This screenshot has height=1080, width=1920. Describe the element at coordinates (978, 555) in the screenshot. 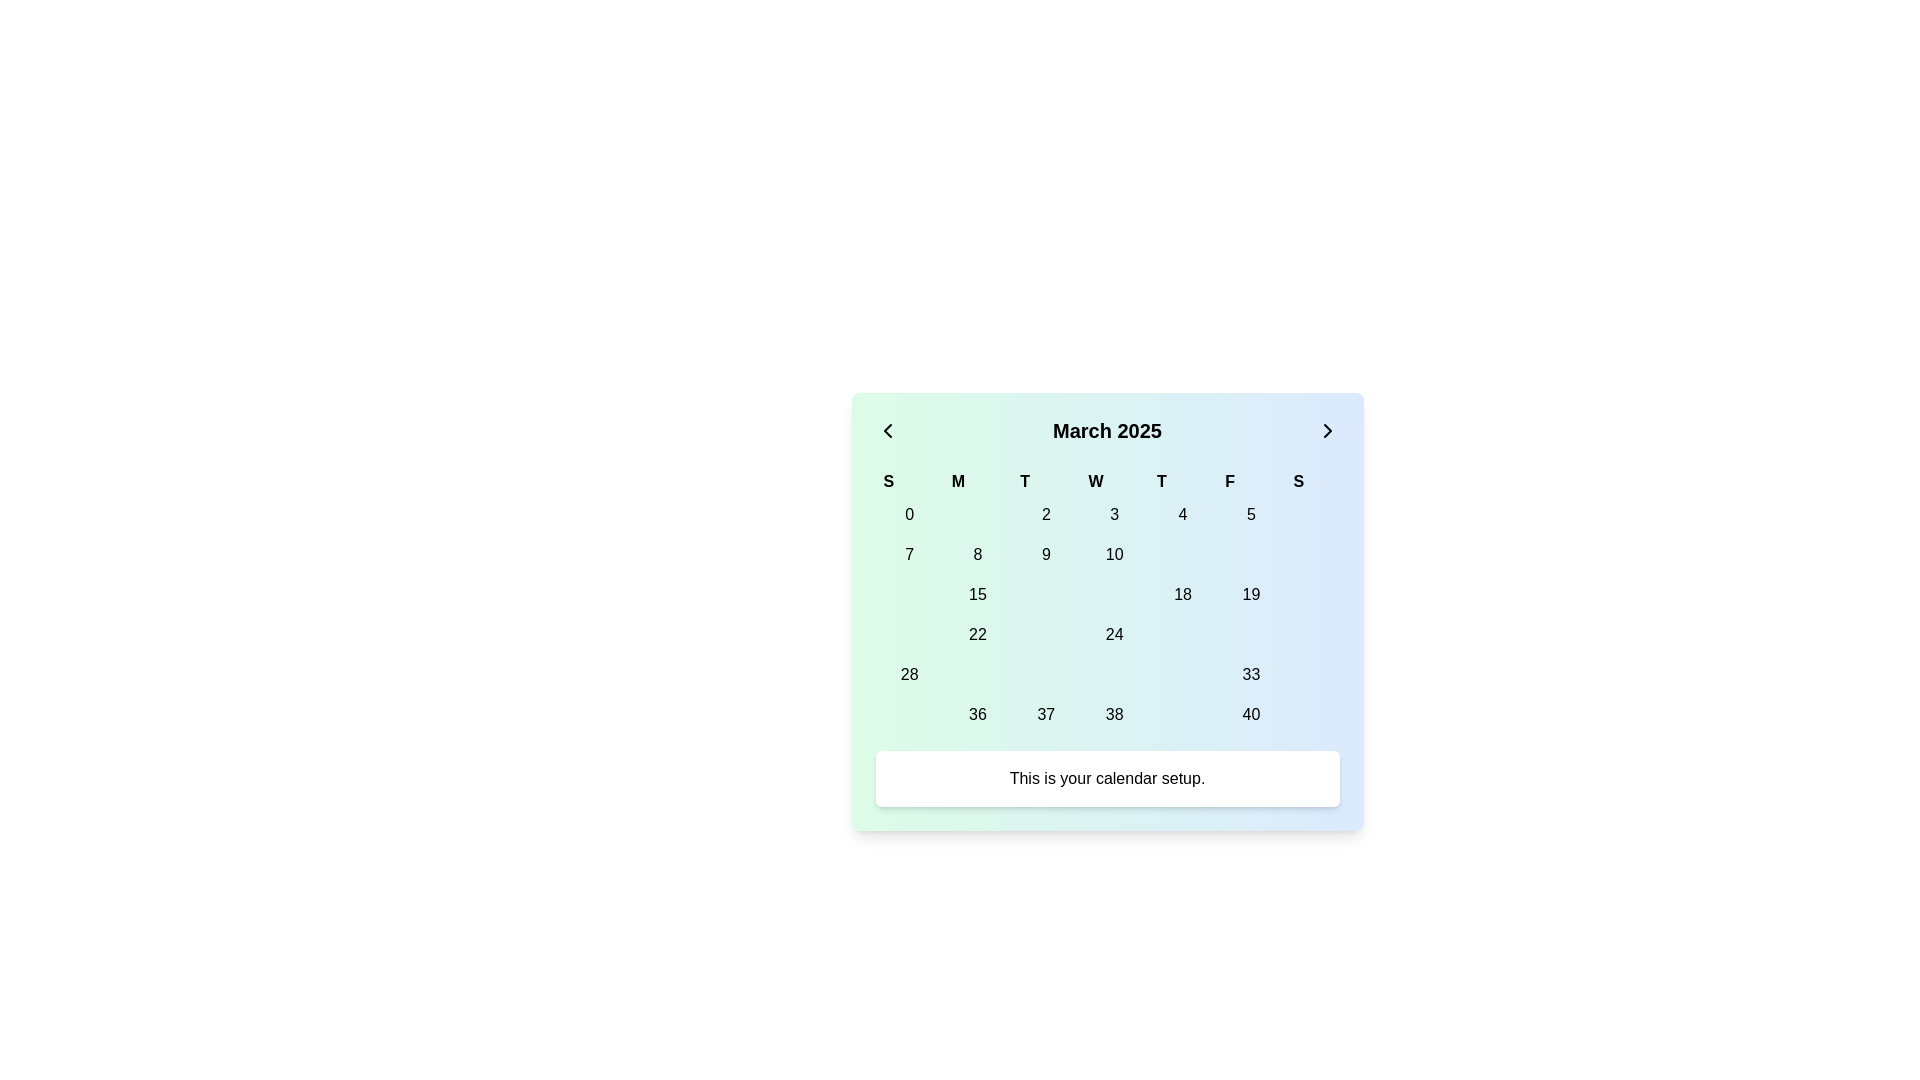

I see `the digit '8' displayed in a plain sans-serif font, which is positioned in the second column of the first row of digits, between '7' and '9'` at that location.